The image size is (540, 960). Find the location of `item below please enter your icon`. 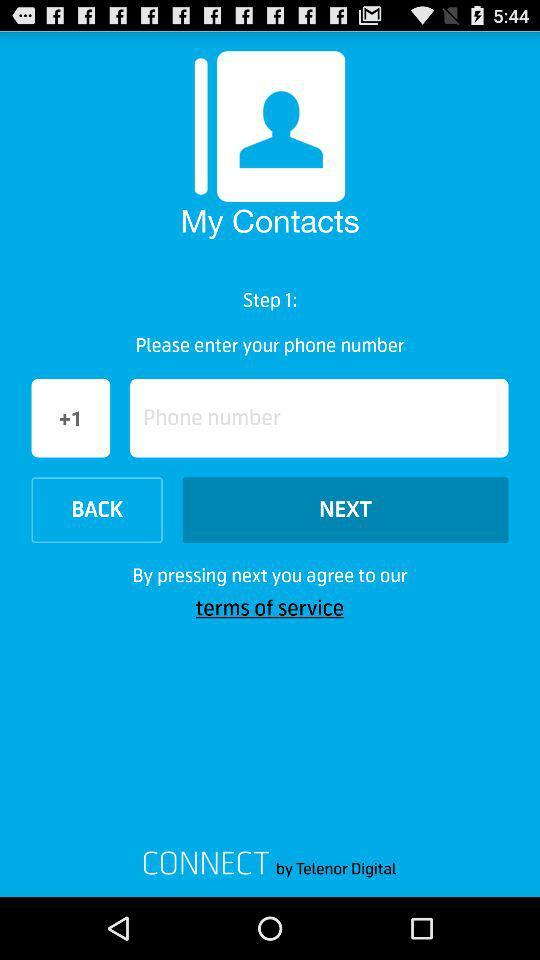

item below please enter your icon is located at coordinates (319, 417).